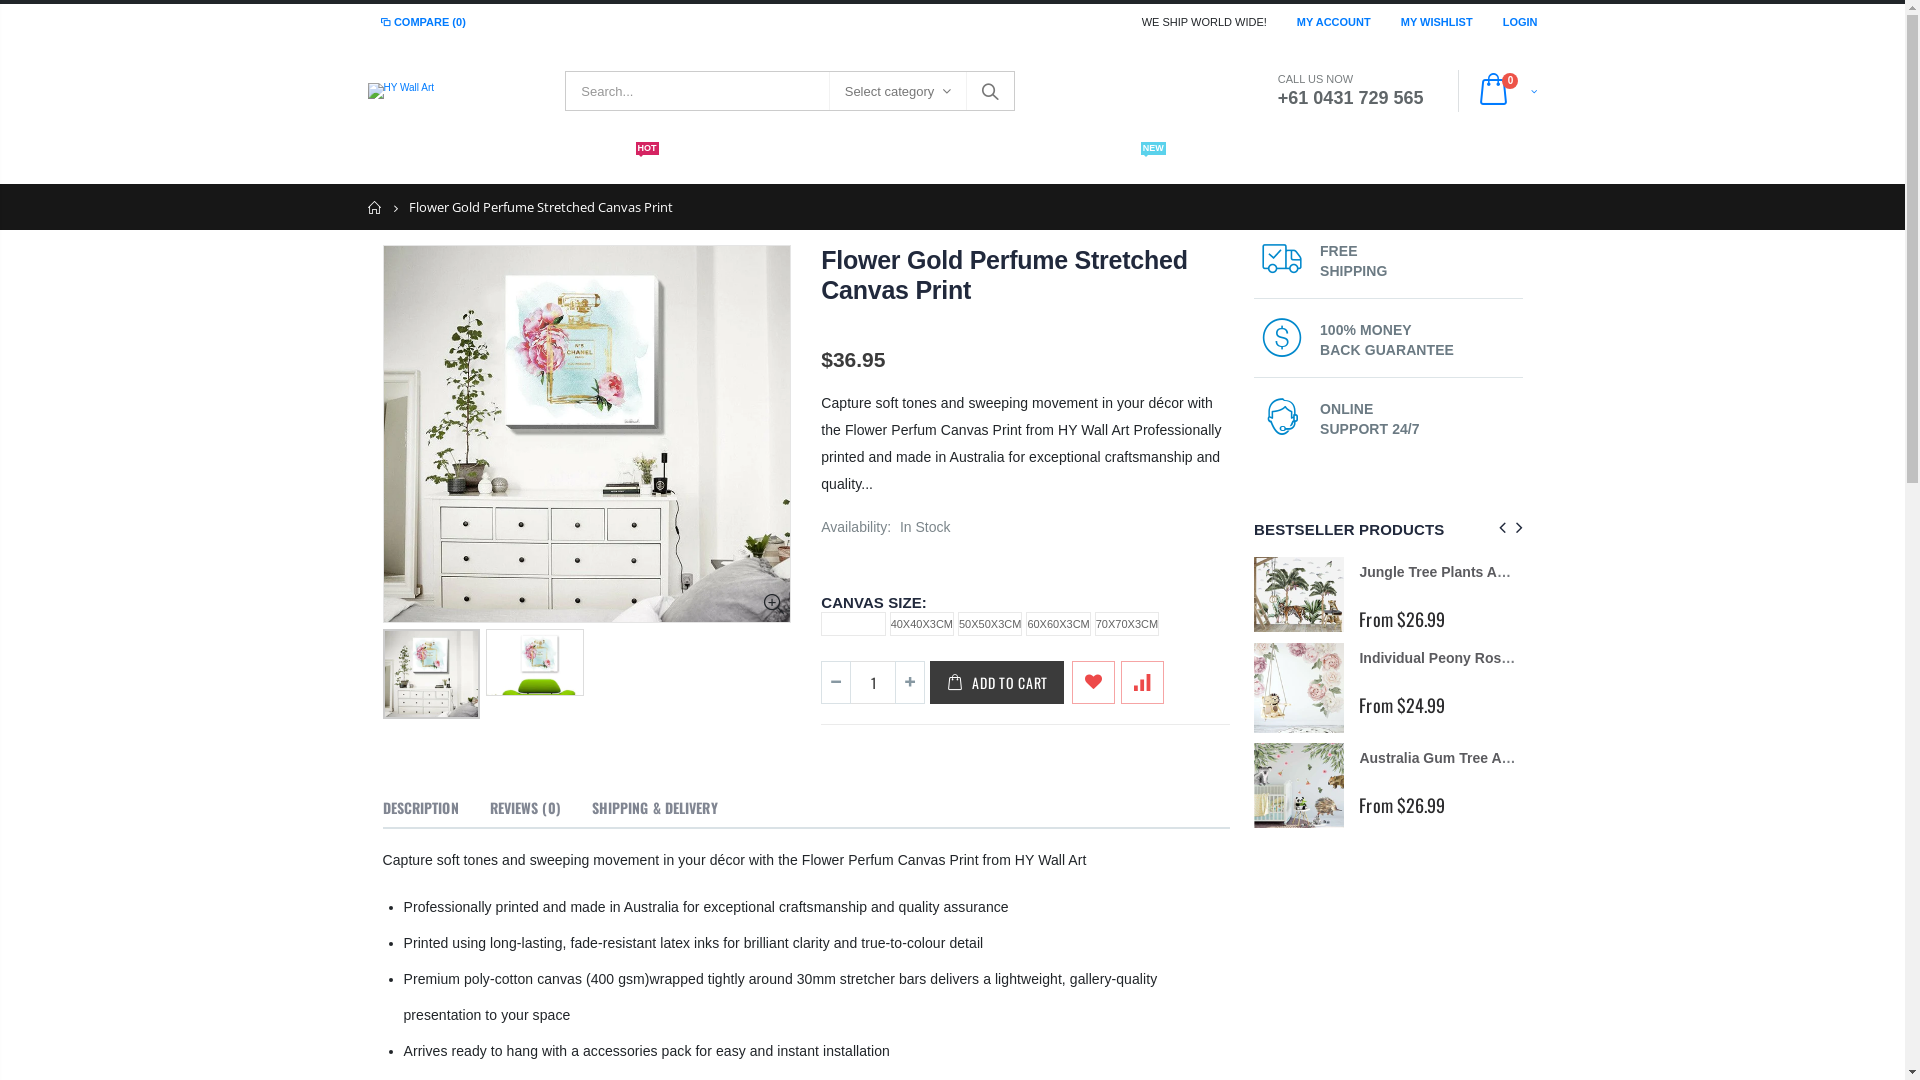 The height and width of the screenshot is (1080, 1920). Describe the element at coordinates (1334, 20) in the screenshot. I see `'MY ACCOUNT'` at that location.